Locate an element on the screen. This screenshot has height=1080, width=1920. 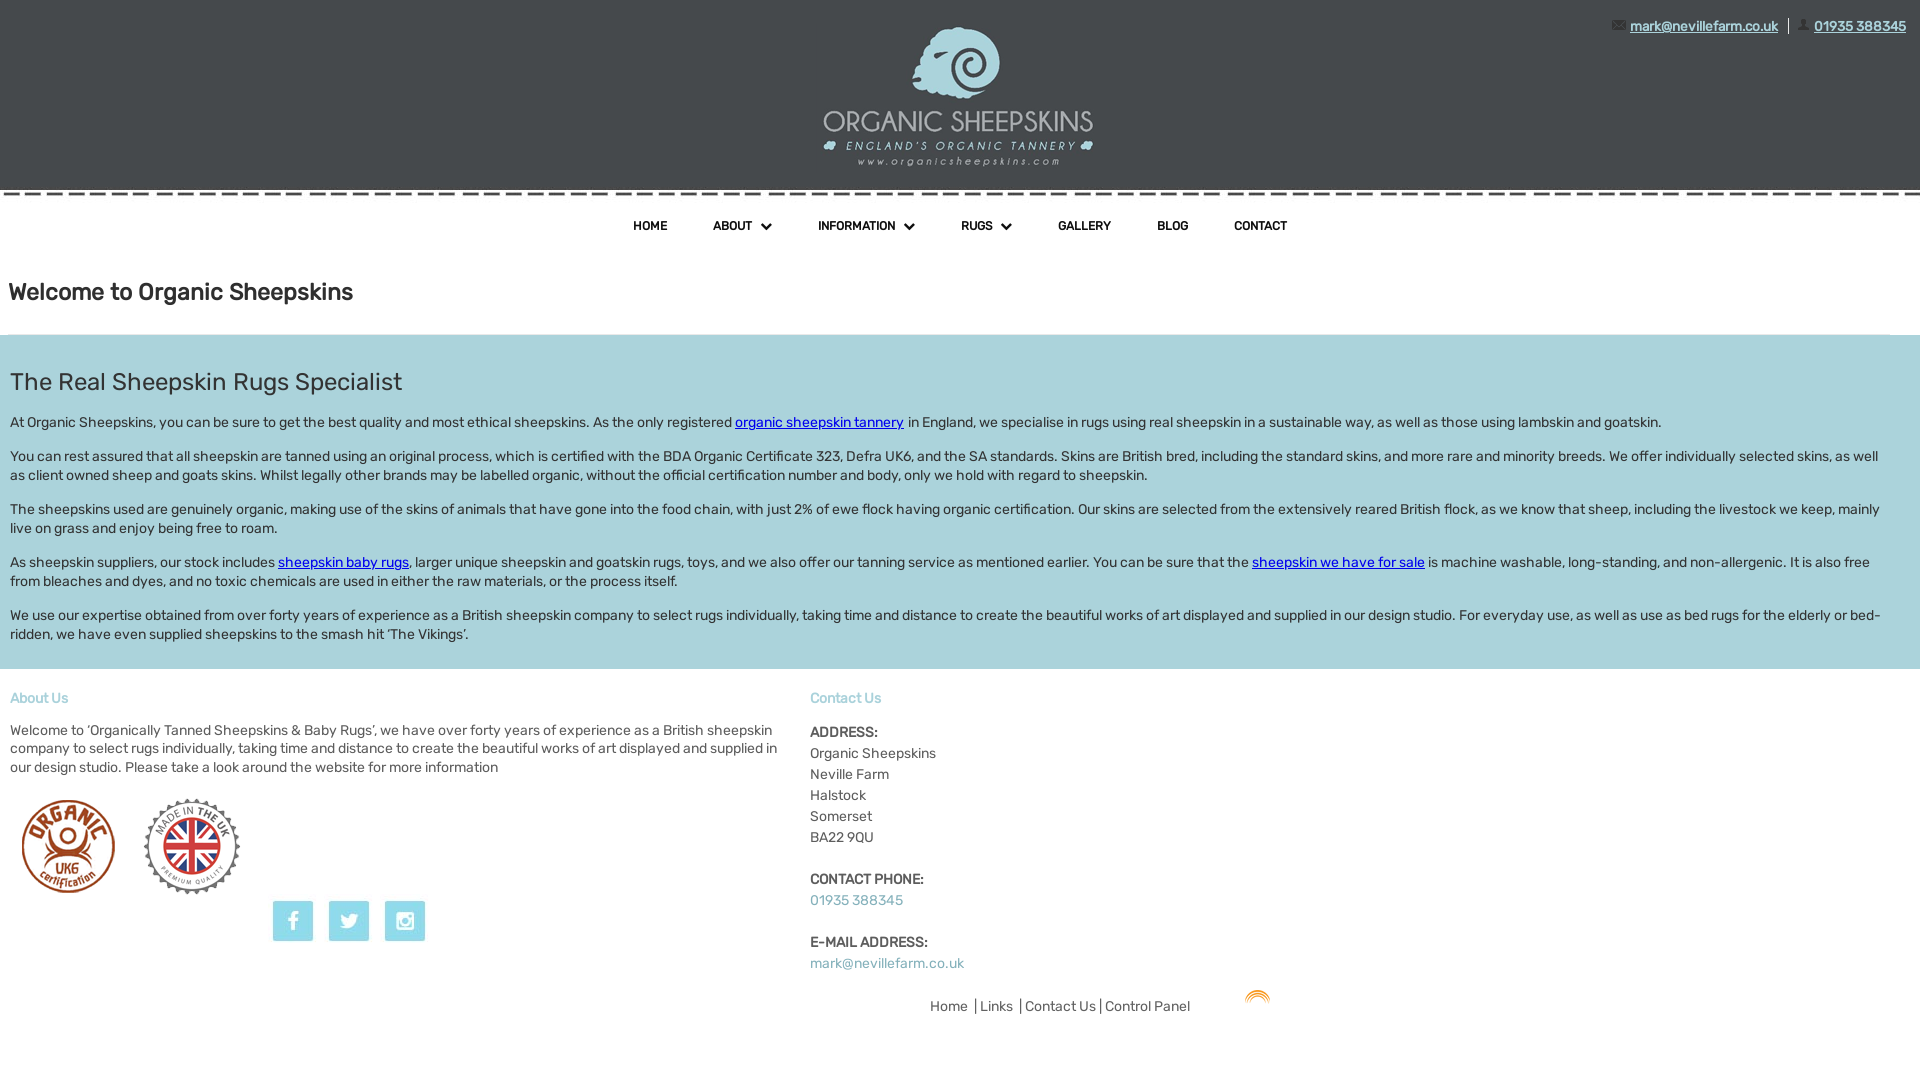
'GALLERY' is located at coordinates (1035, 225).